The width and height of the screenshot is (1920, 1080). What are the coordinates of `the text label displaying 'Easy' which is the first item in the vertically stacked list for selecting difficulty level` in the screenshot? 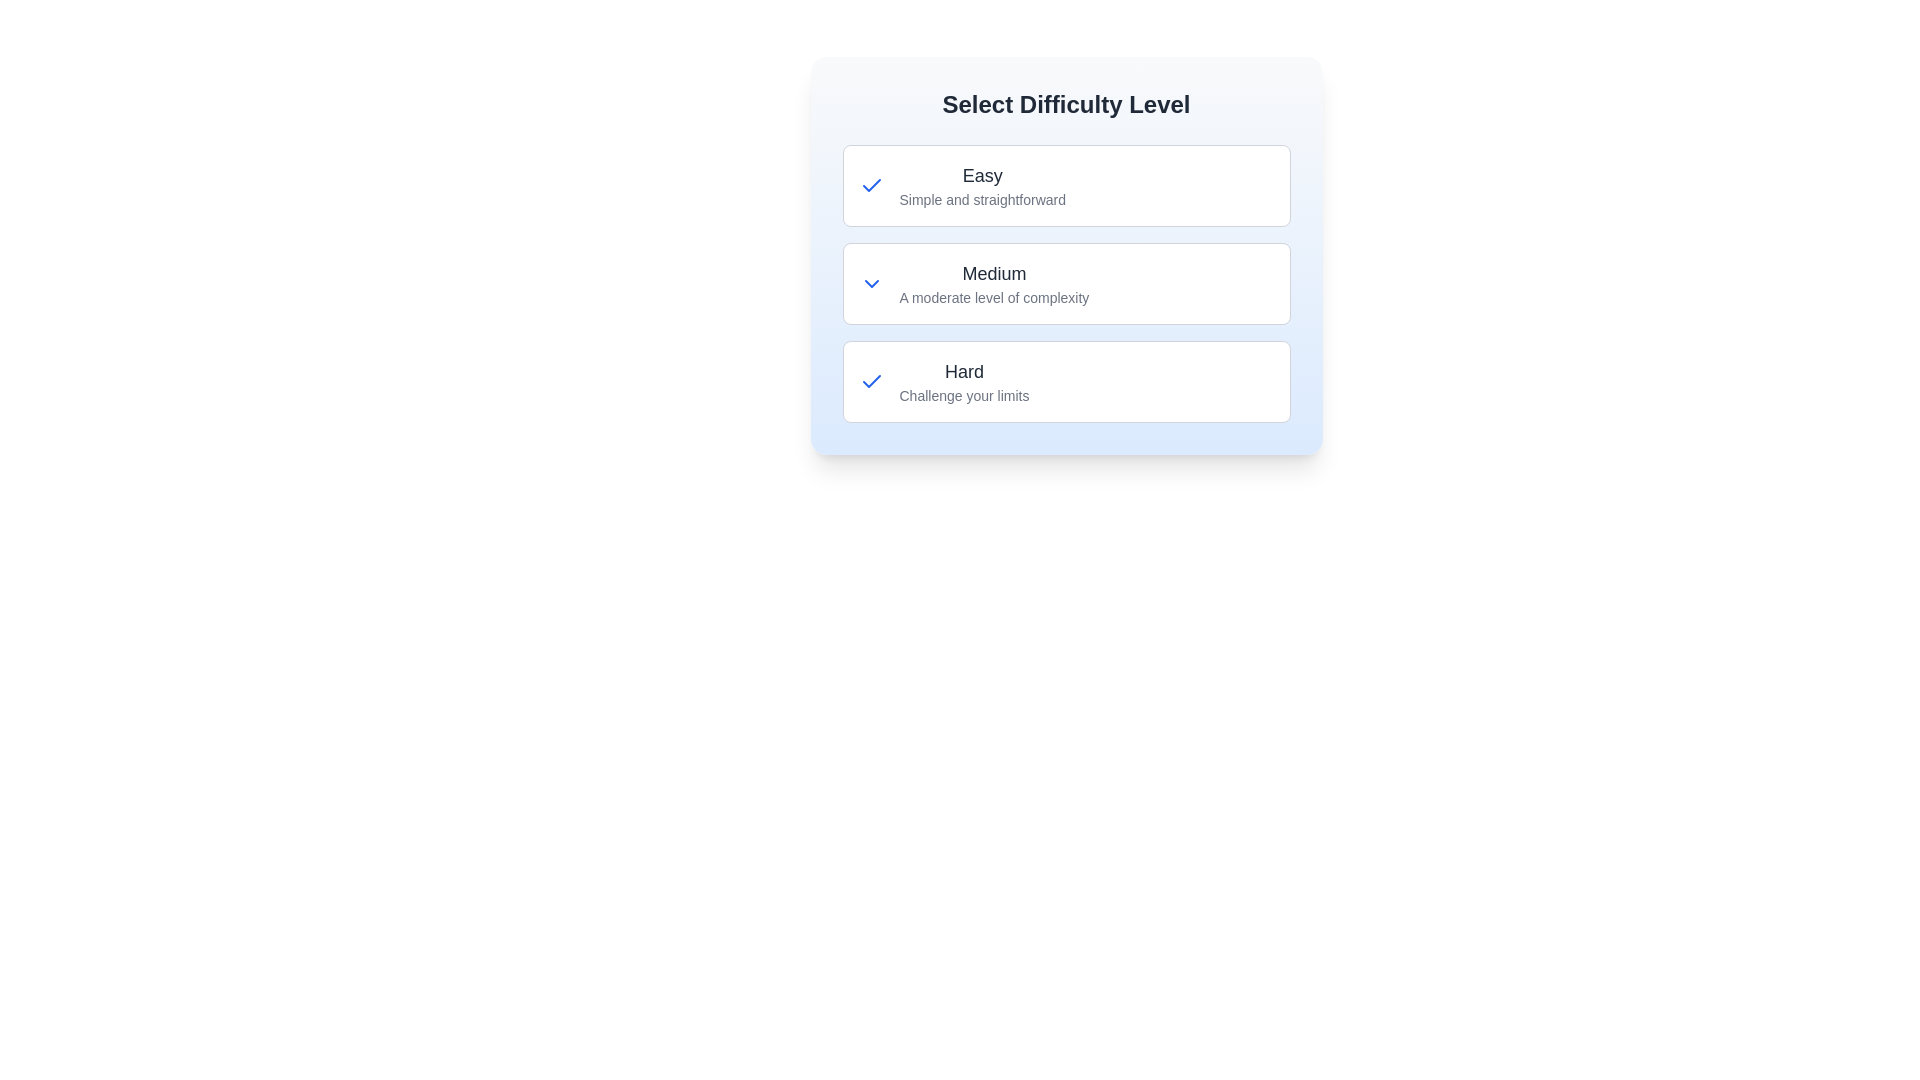 It's located at (982, 175).